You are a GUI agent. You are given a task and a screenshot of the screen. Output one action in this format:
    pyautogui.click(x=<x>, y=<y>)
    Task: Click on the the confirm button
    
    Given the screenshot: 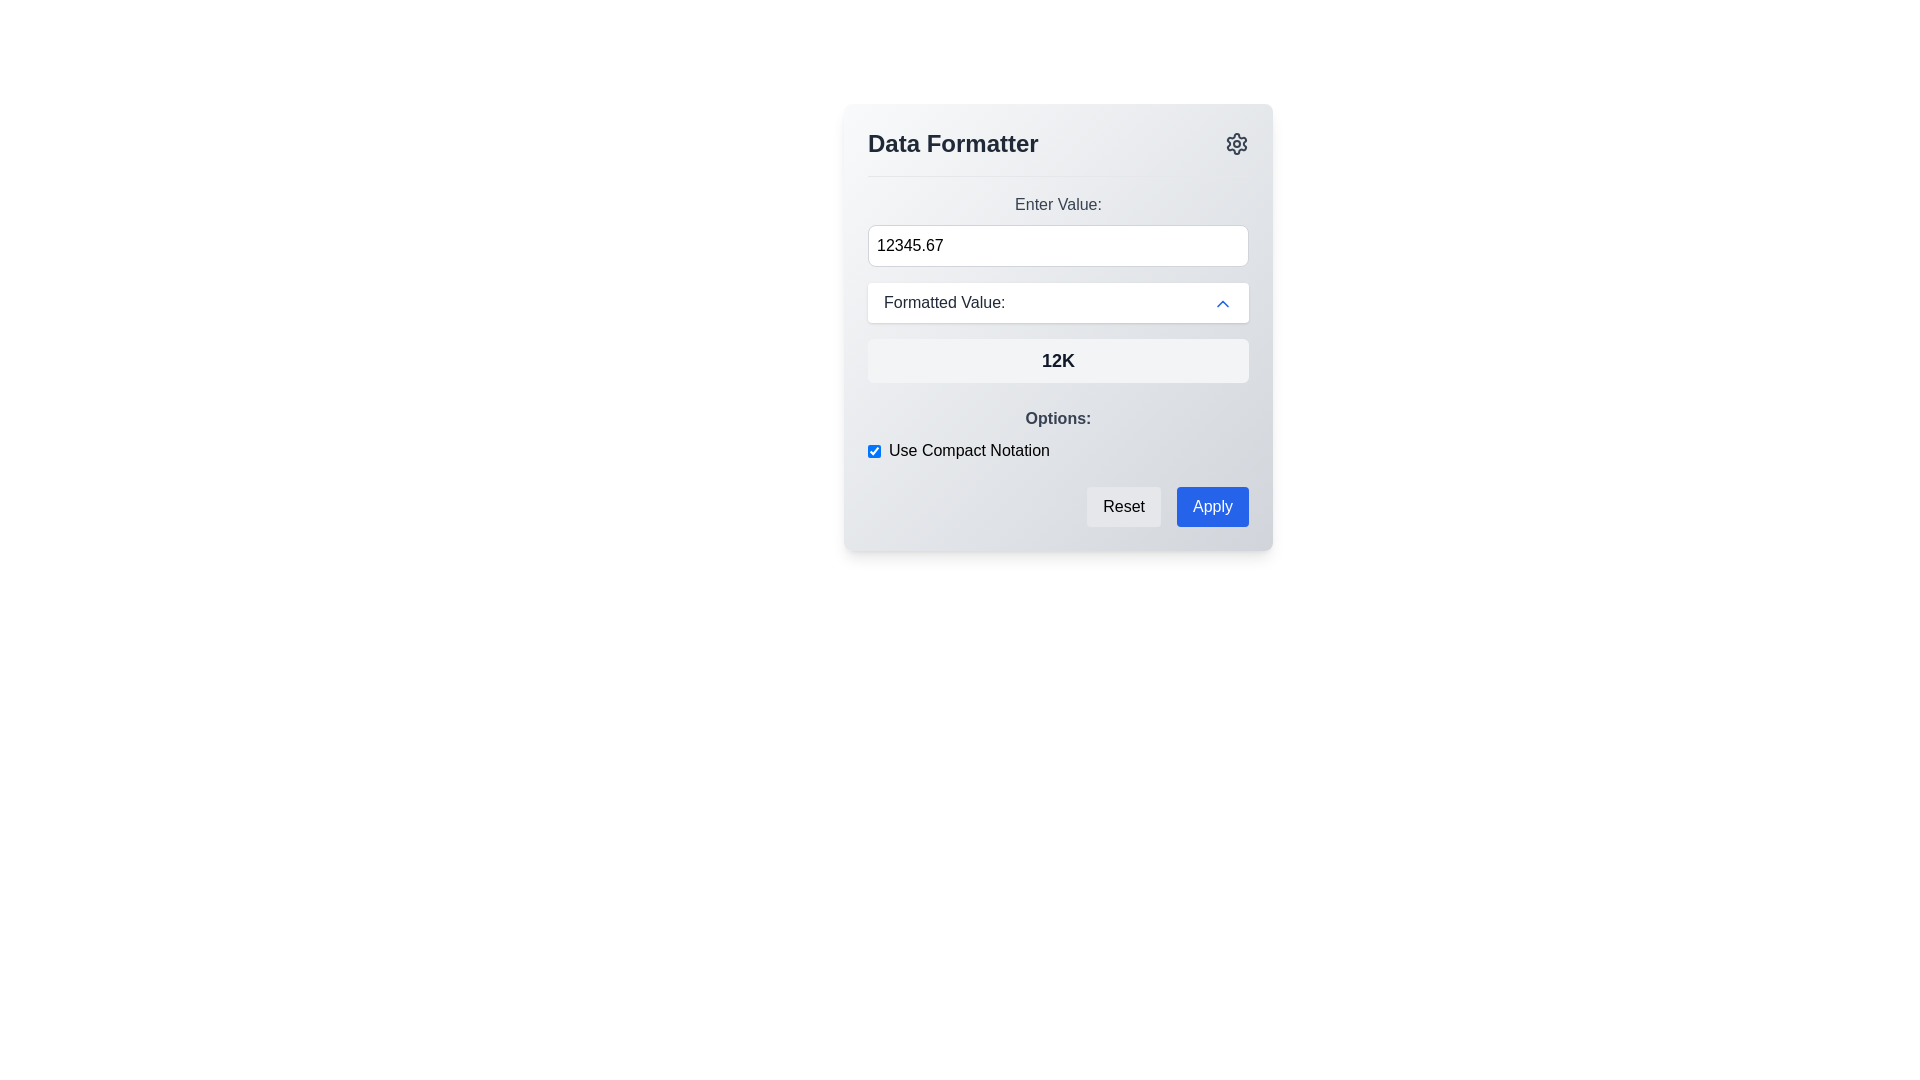 What is the action you would take?
    pyautogui.click(x=1212, y=505)
    